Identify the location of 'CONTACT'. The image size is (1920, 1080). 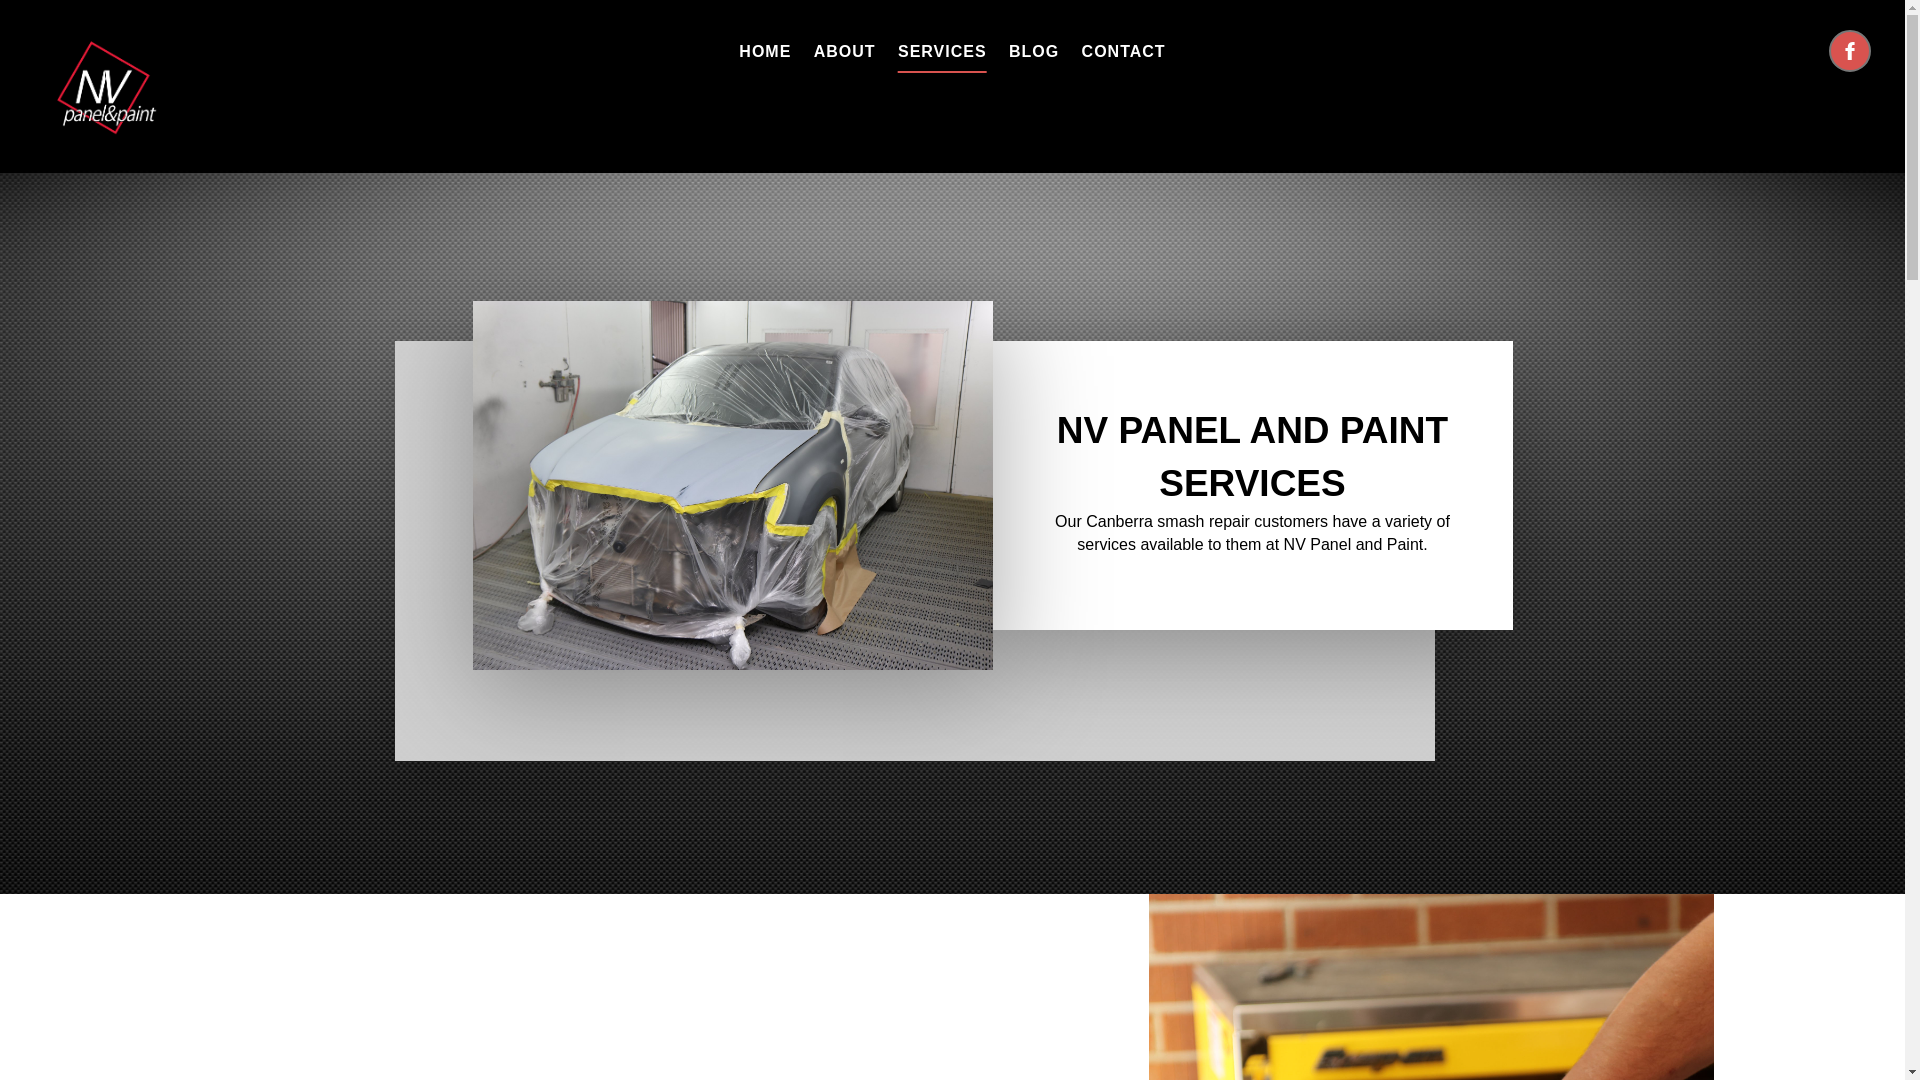
(1123, 50).